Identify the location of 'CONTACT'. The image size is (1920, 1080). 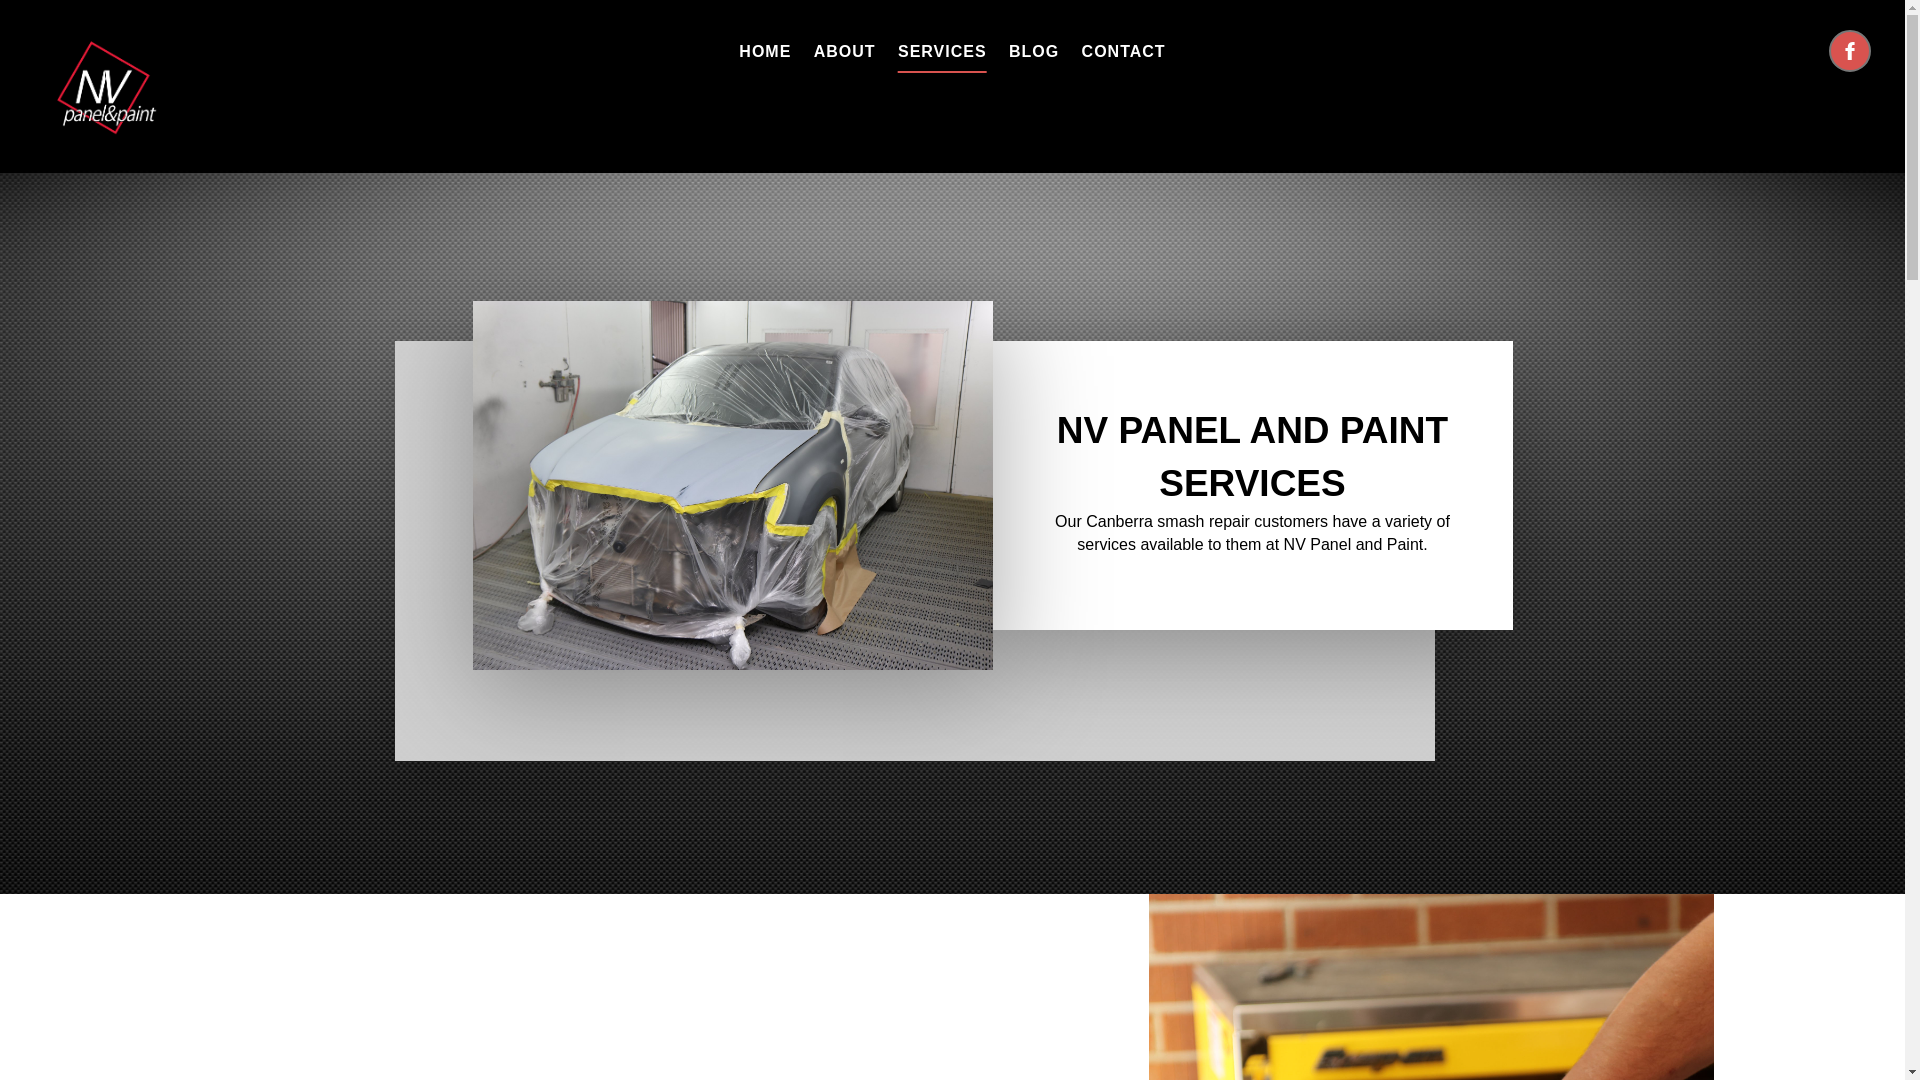
(1123, 50).